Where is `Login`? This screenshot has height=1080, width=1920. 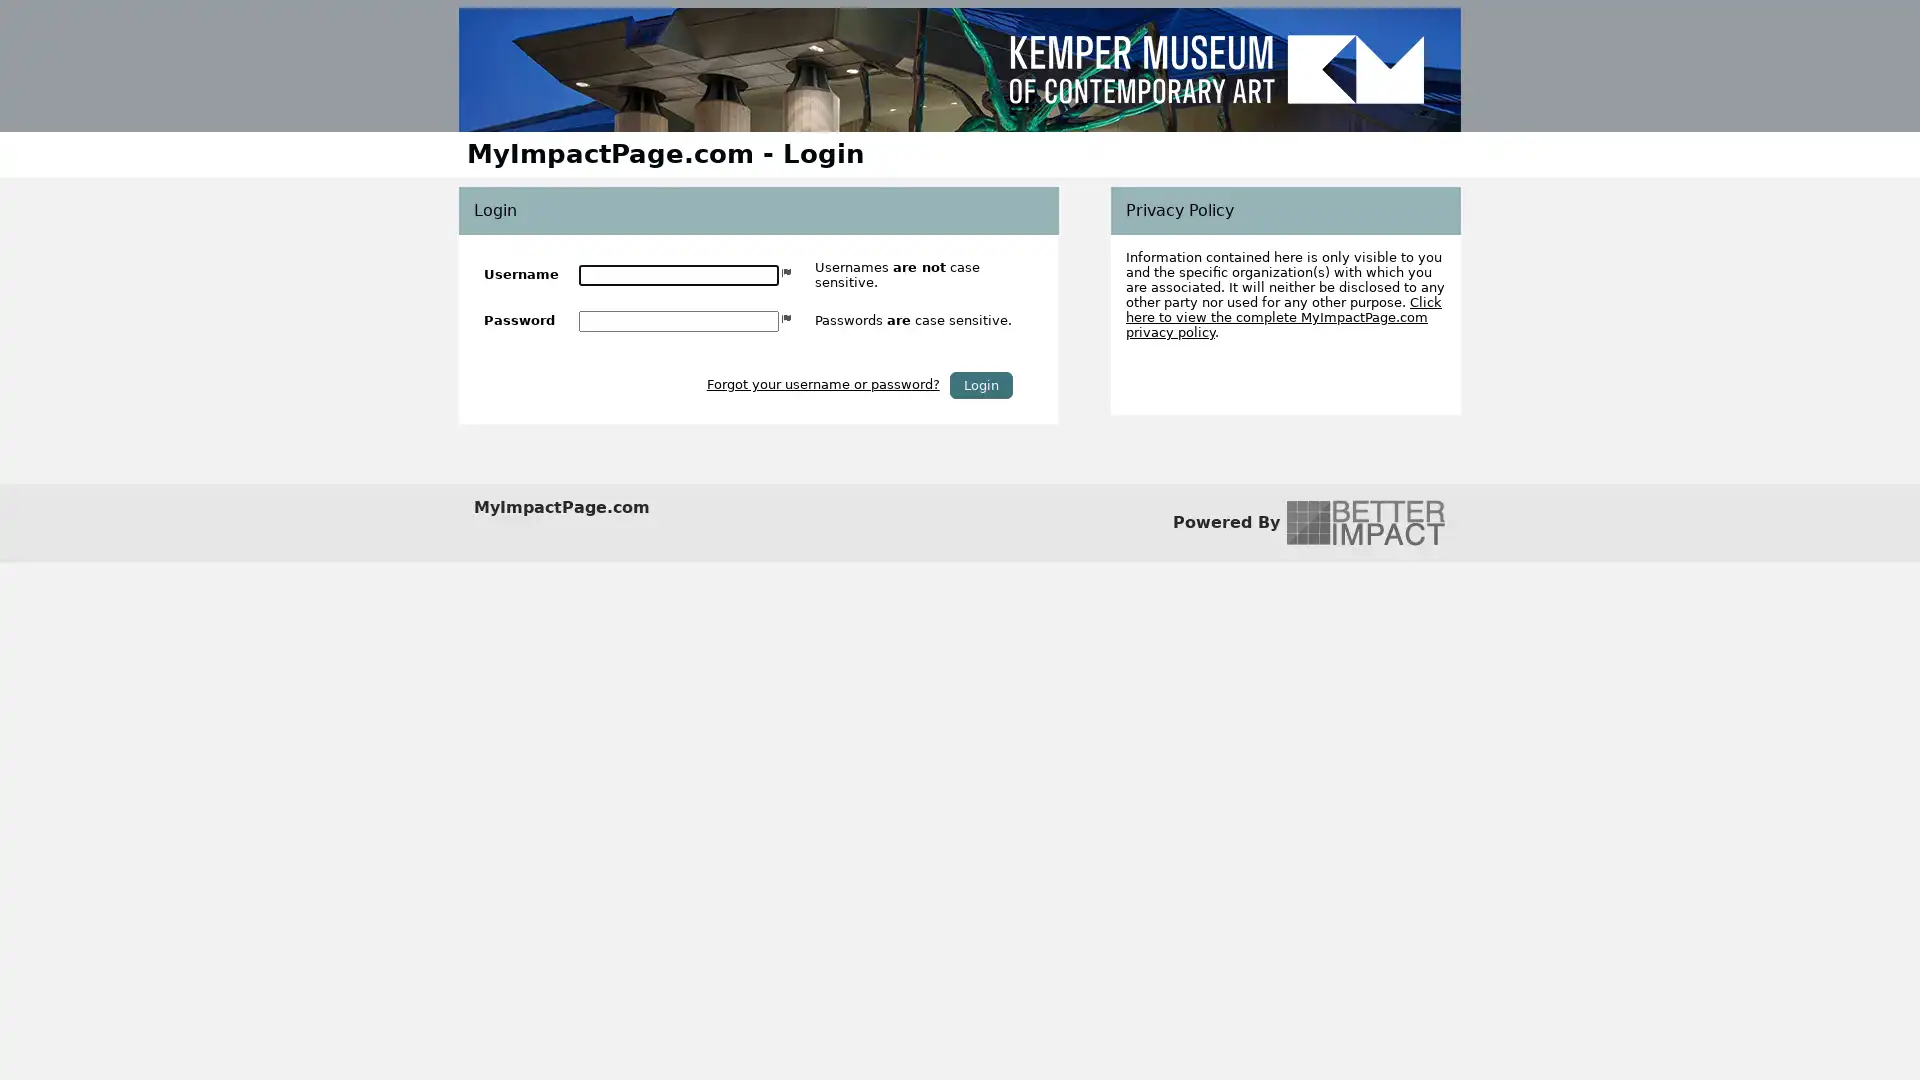
Login is located at coordinates (980, 384).